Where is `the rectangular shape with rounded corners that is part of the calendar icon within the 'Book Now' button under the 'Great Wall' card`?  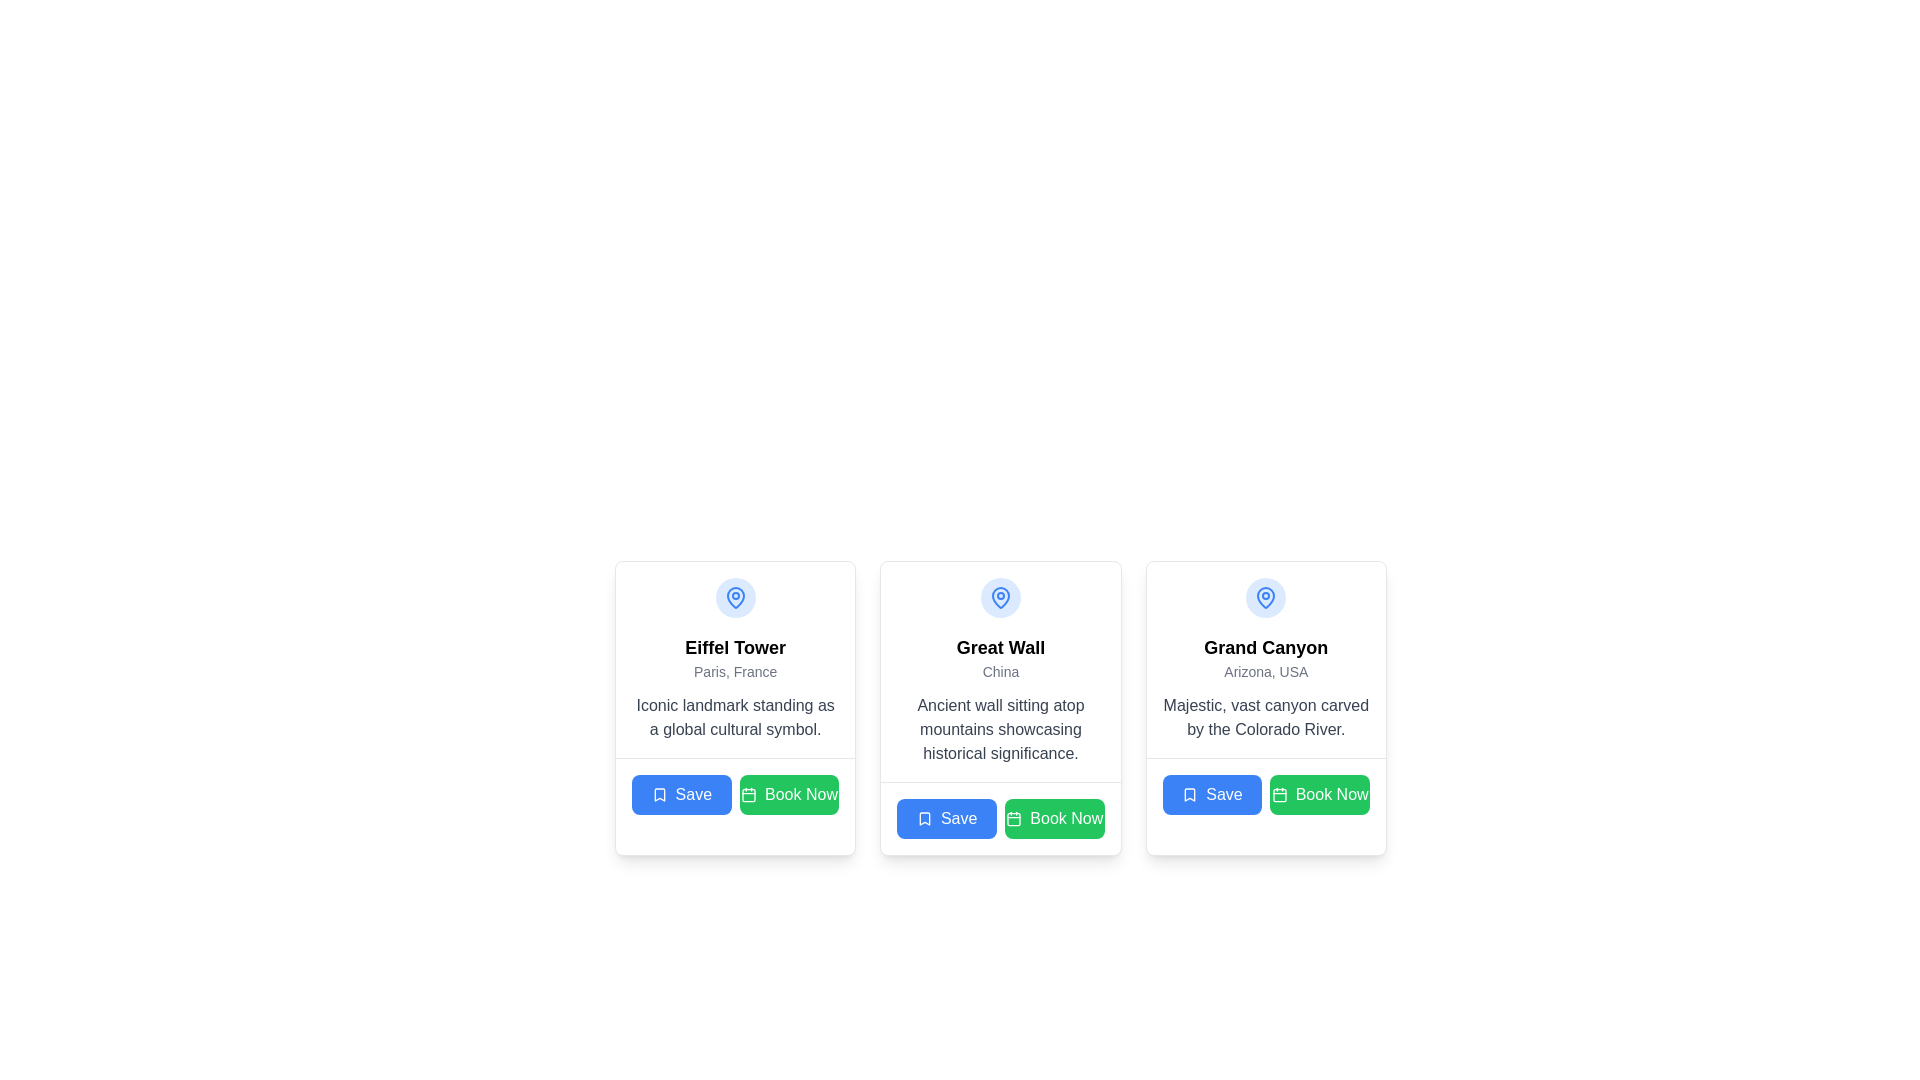
the rectangular shape with rounded corners that is part of the calendar icon within the 'Book Now' button under the 'Great Wall' card is located at coordinates (1014, 819).